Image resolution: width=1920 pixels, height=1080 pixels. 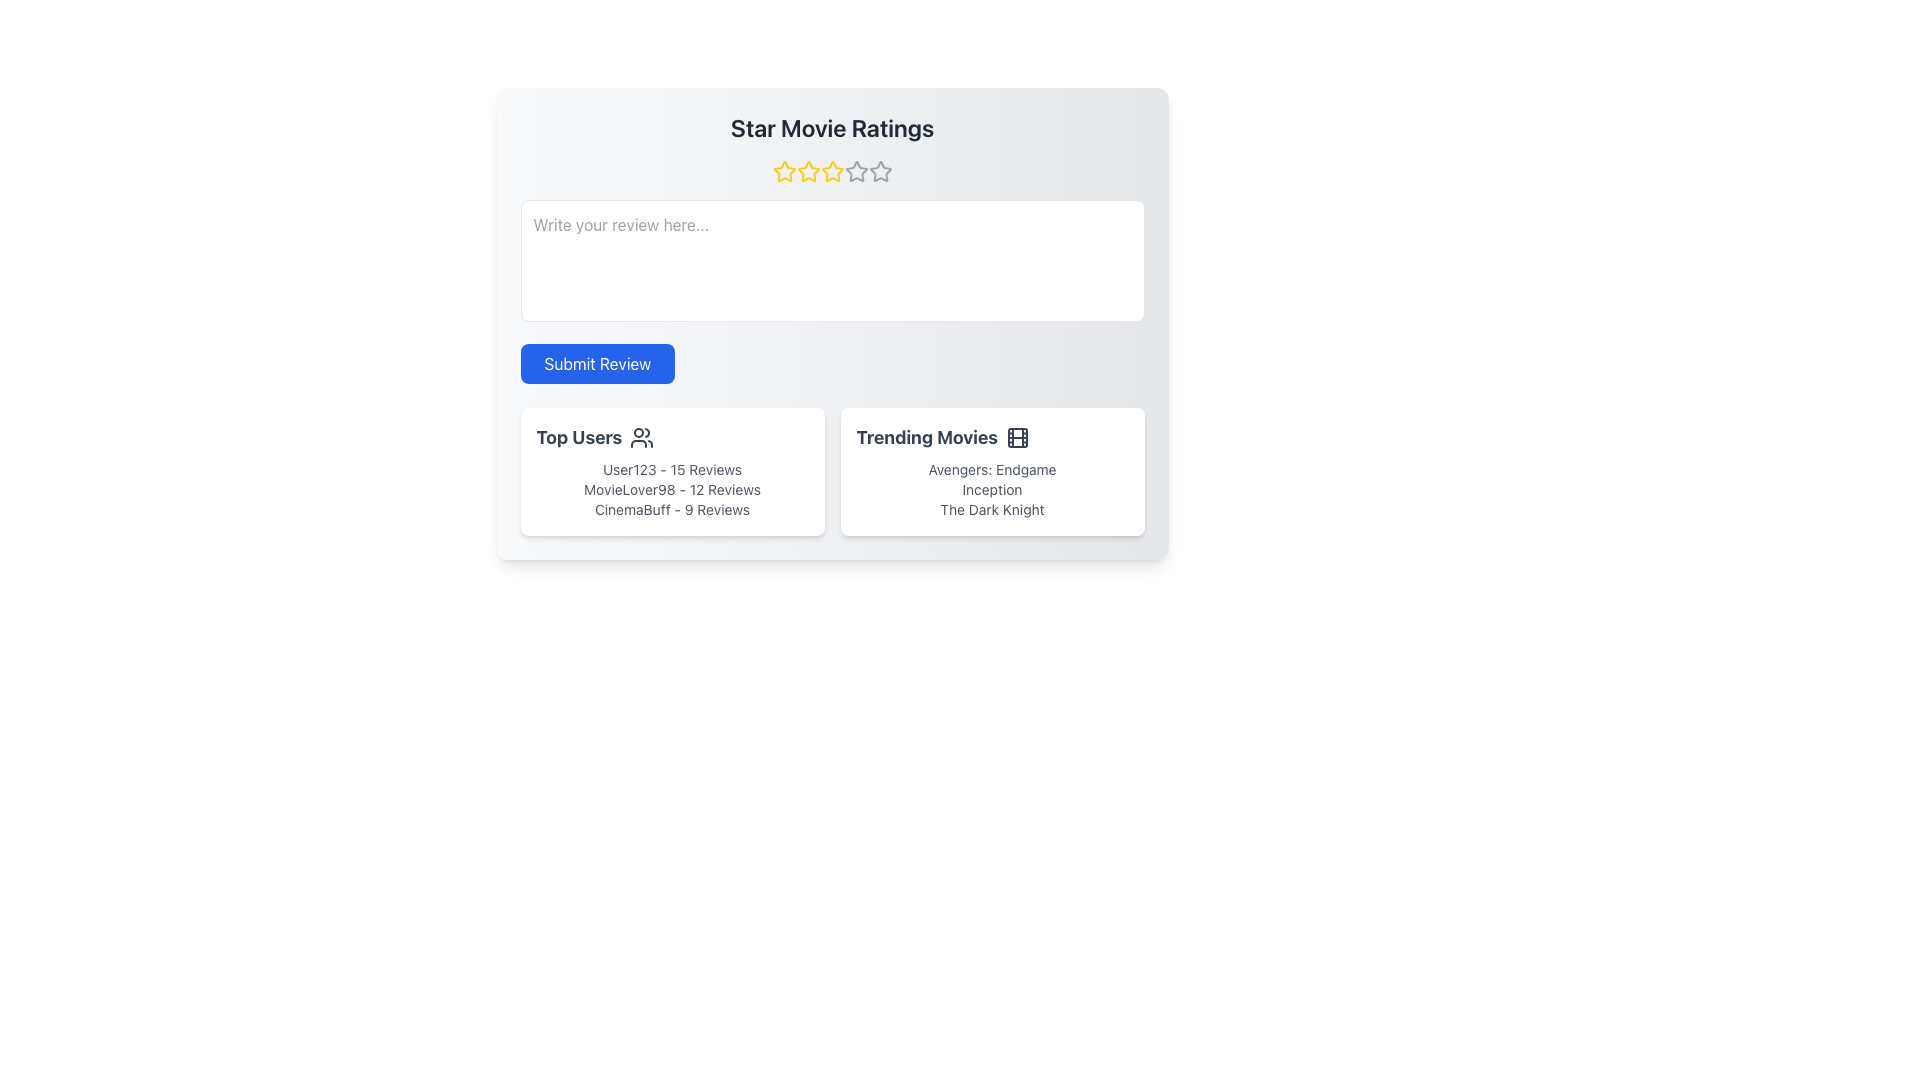 What do you see at coordinates (855, 169) in the screenshot?
I see `the fourth star-shaped icon in the rating system` at bounding box center [855, 169].